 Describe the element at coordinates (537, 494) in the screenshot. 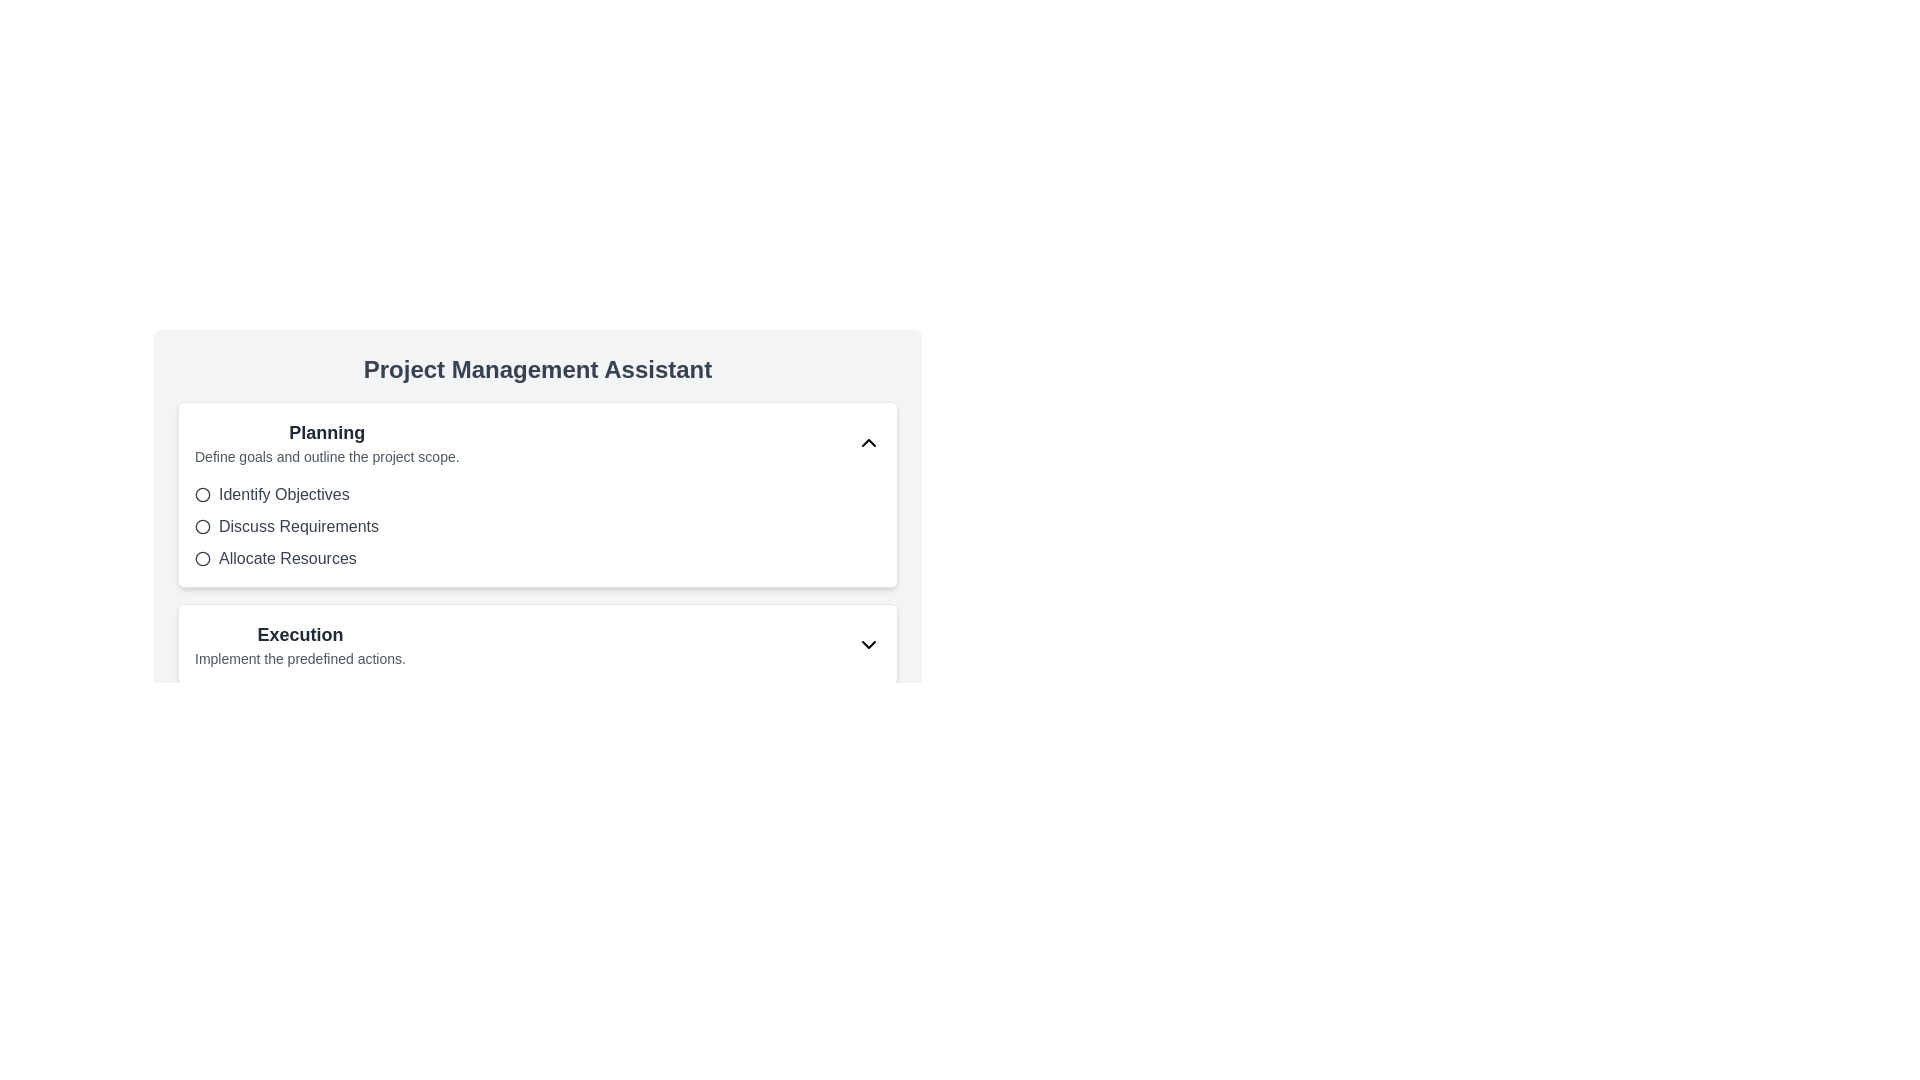

I see `an item from the checklist in the collapsible section related to the 'Planning' phase of project management, positioned below the header of 'Project Management Assistant'` at that location.